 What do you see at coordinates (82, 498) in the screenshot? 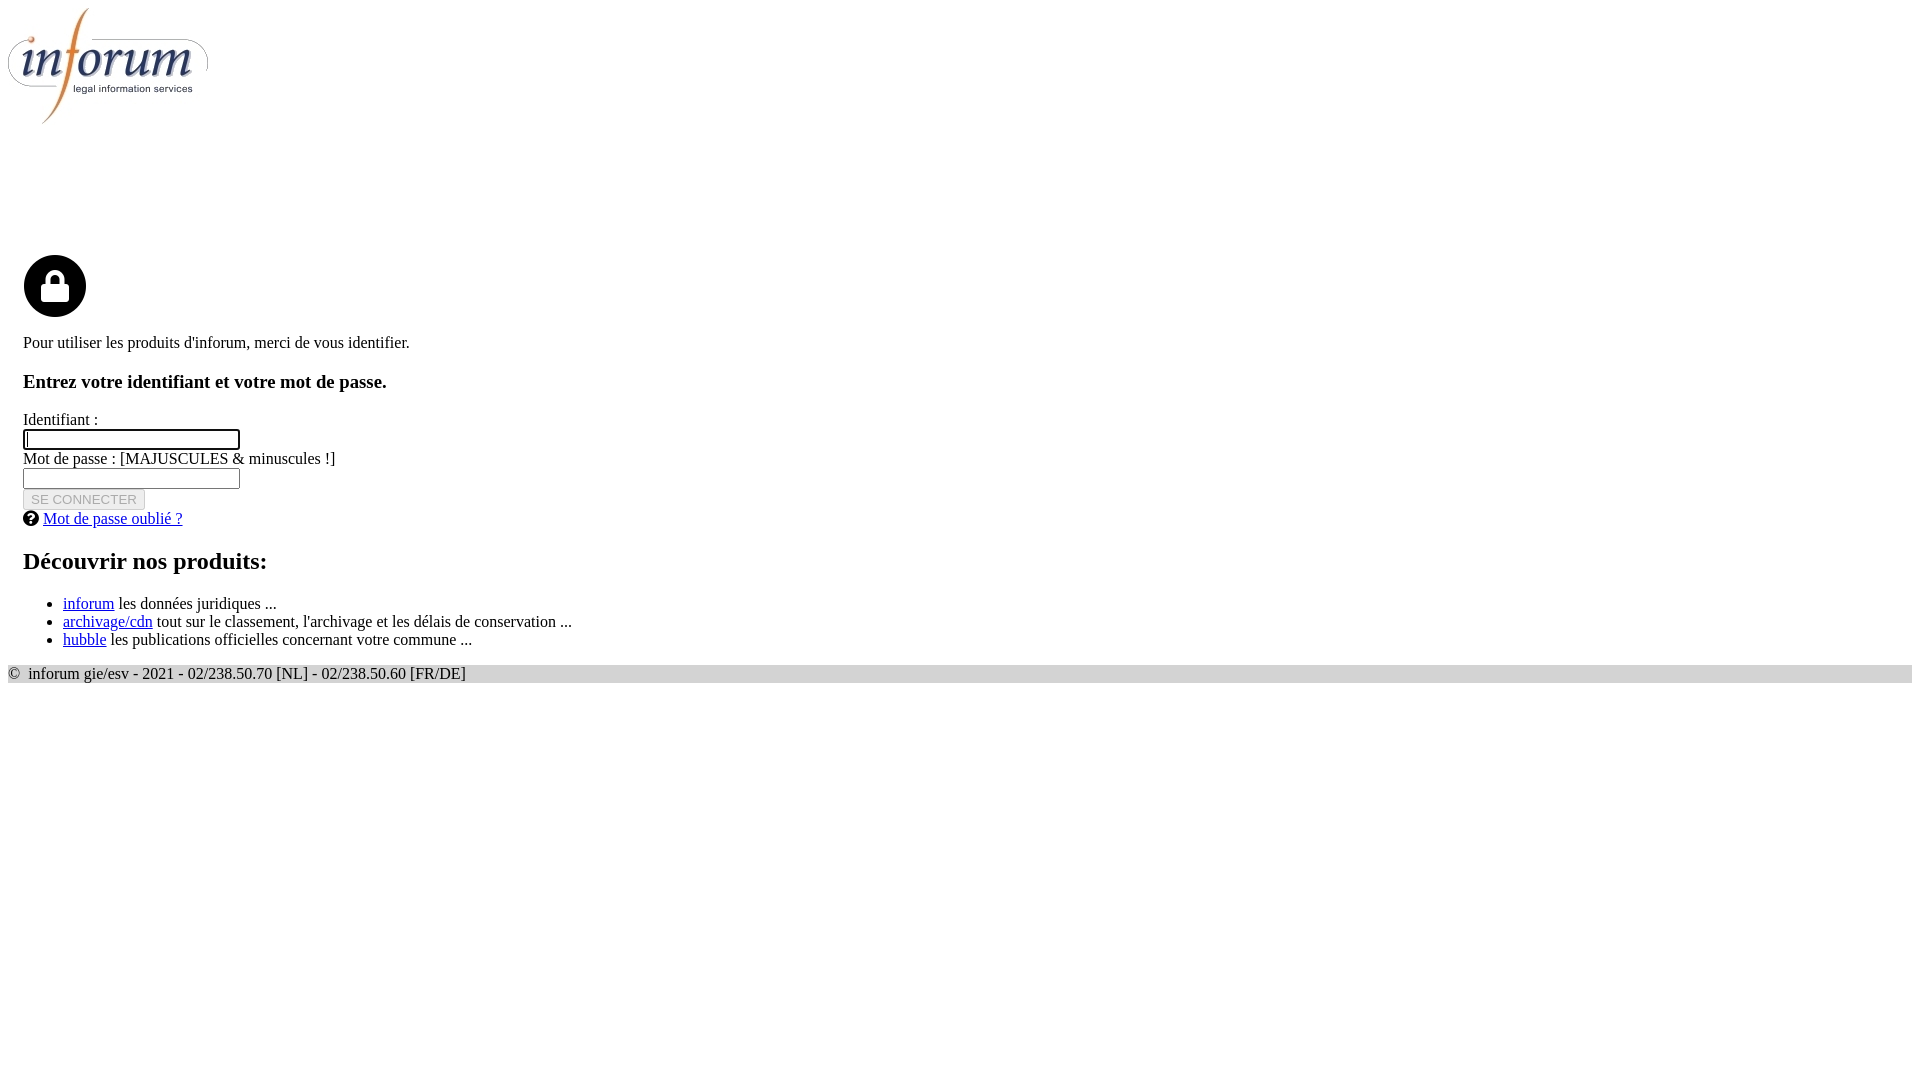
I see `'SE CONNECTER'` at bounding box center [82, 498].